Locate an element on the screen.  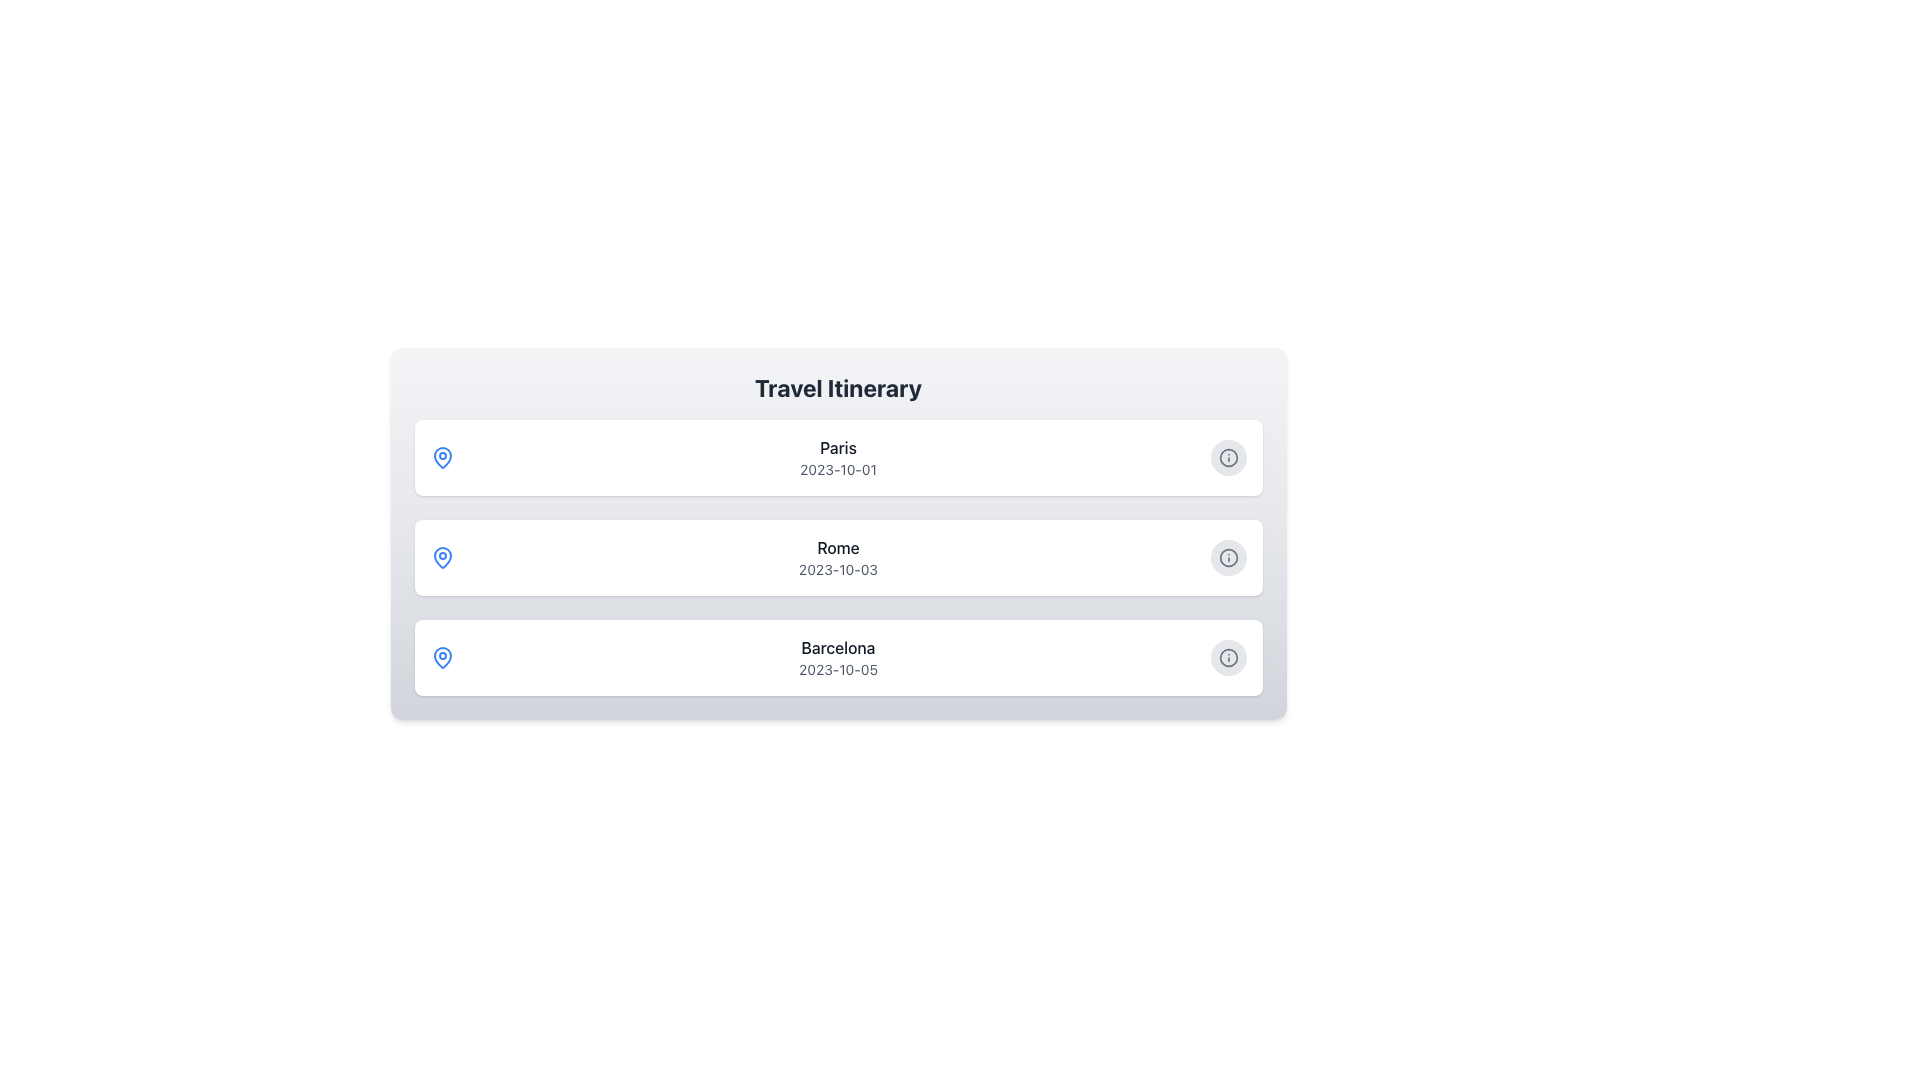
the Heading element that serves as a title for the itinerary list, located at the top of the content area is located at coordinates (838, 388).